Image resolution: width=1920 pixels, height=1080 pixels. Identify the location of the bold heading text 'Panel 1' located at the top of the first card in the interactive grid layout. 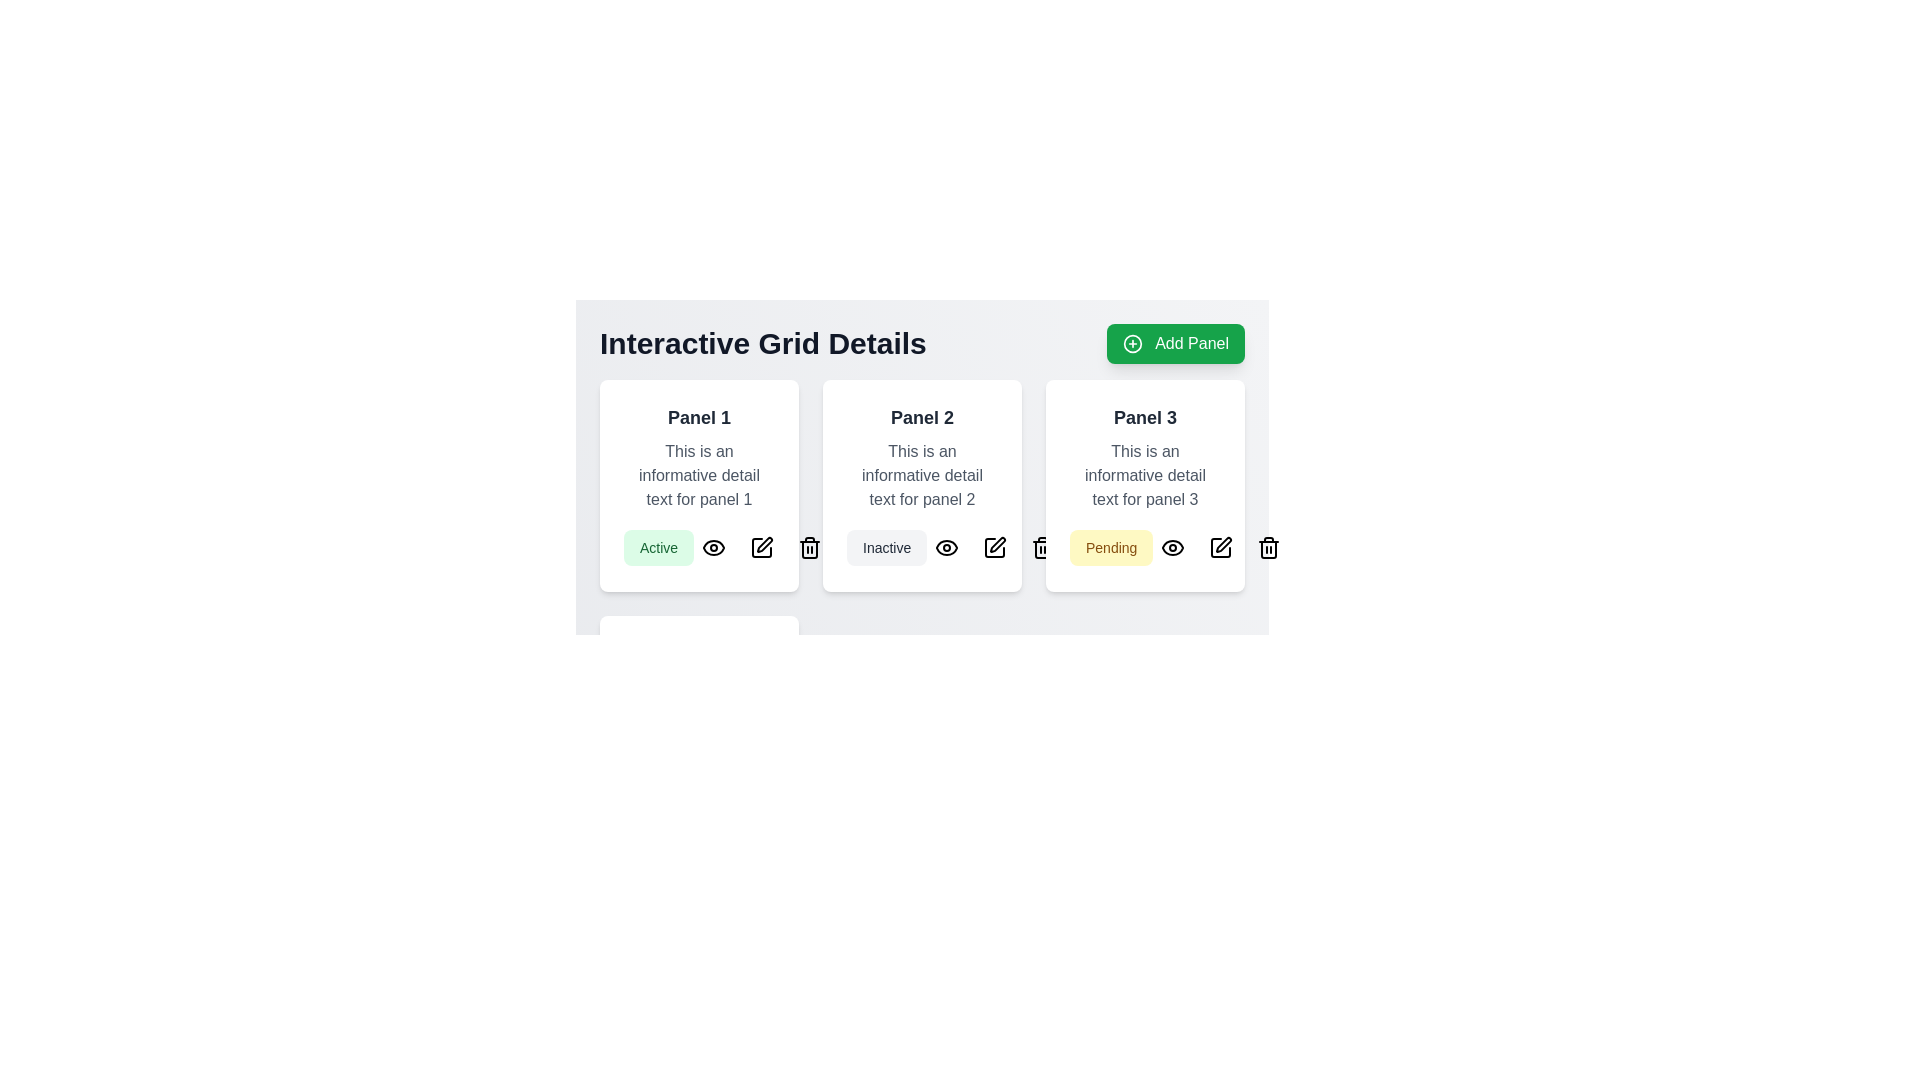
(699, 416).